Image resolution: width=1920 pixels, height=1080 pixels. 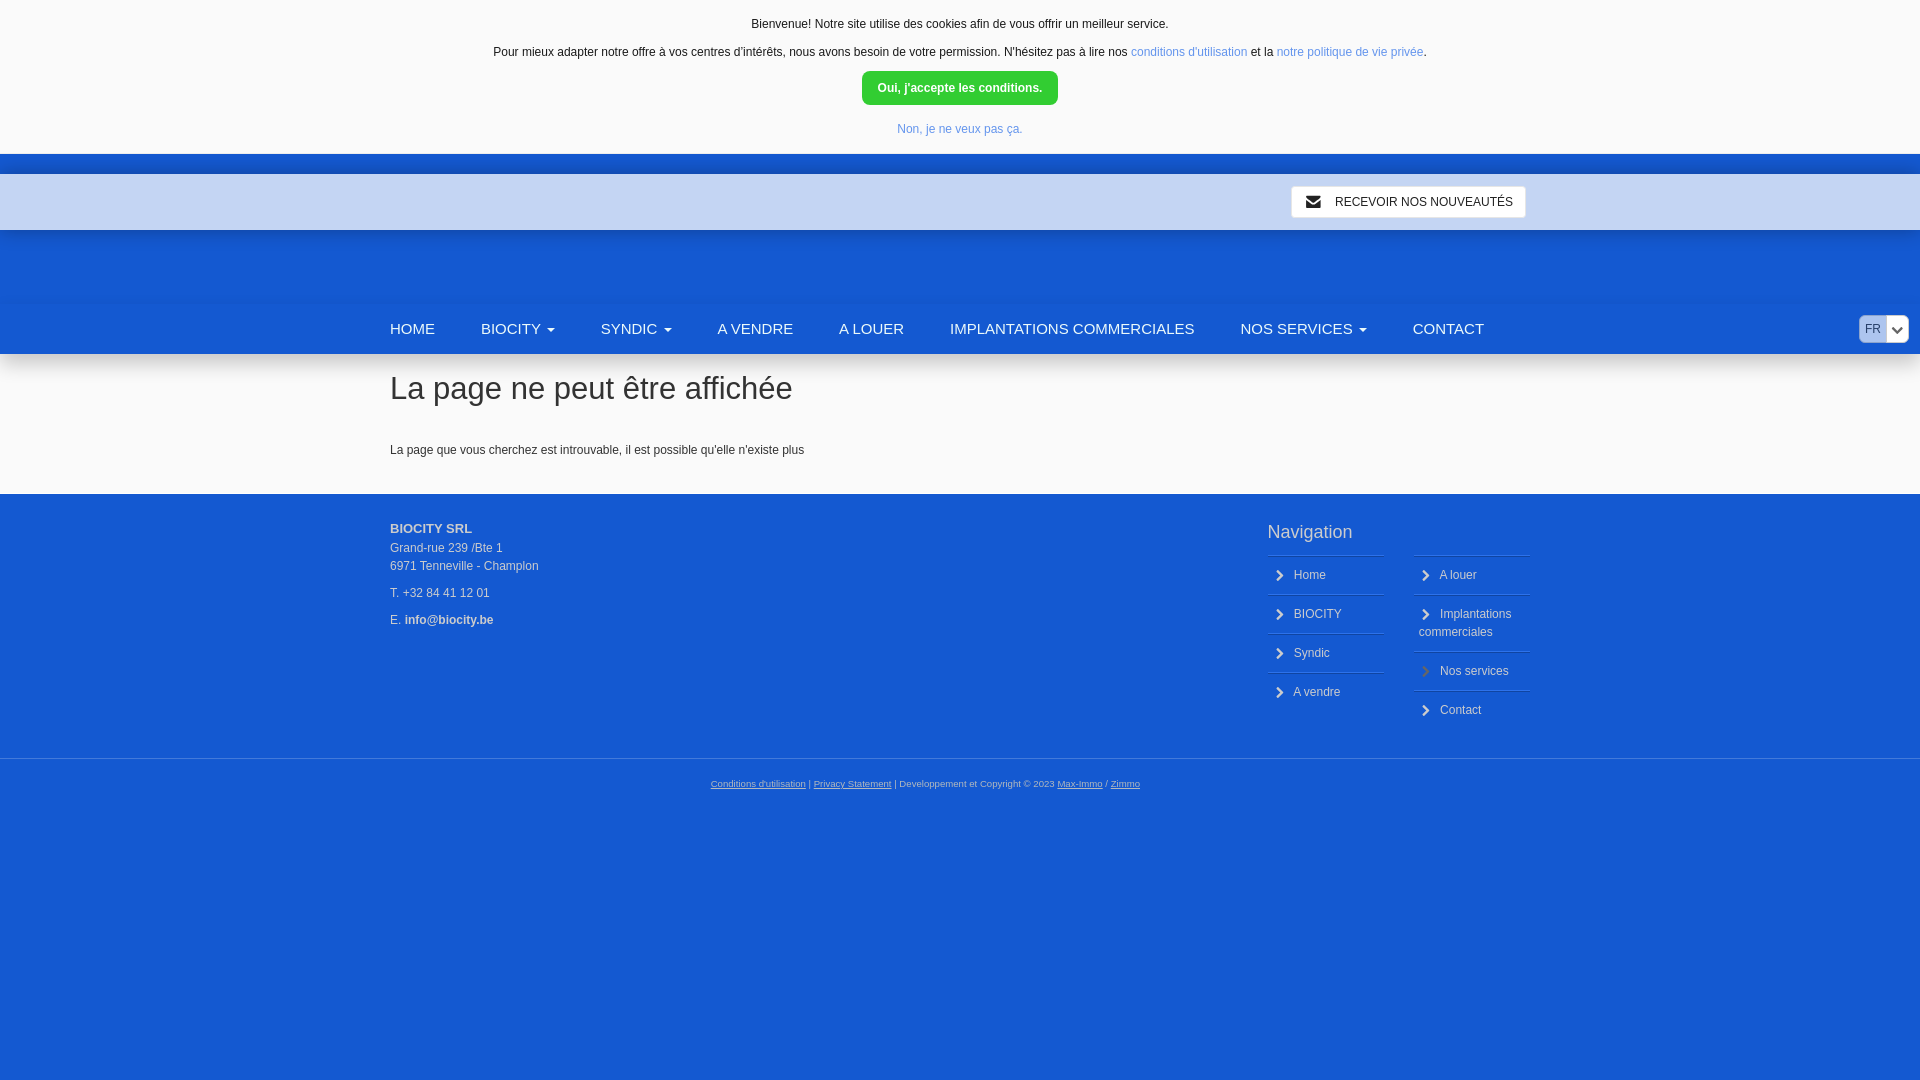 What do you see at coordinates (757, 782) in the screenshot?
I see `'Conditions d'utilisation'` at bounding box center [757, 782].